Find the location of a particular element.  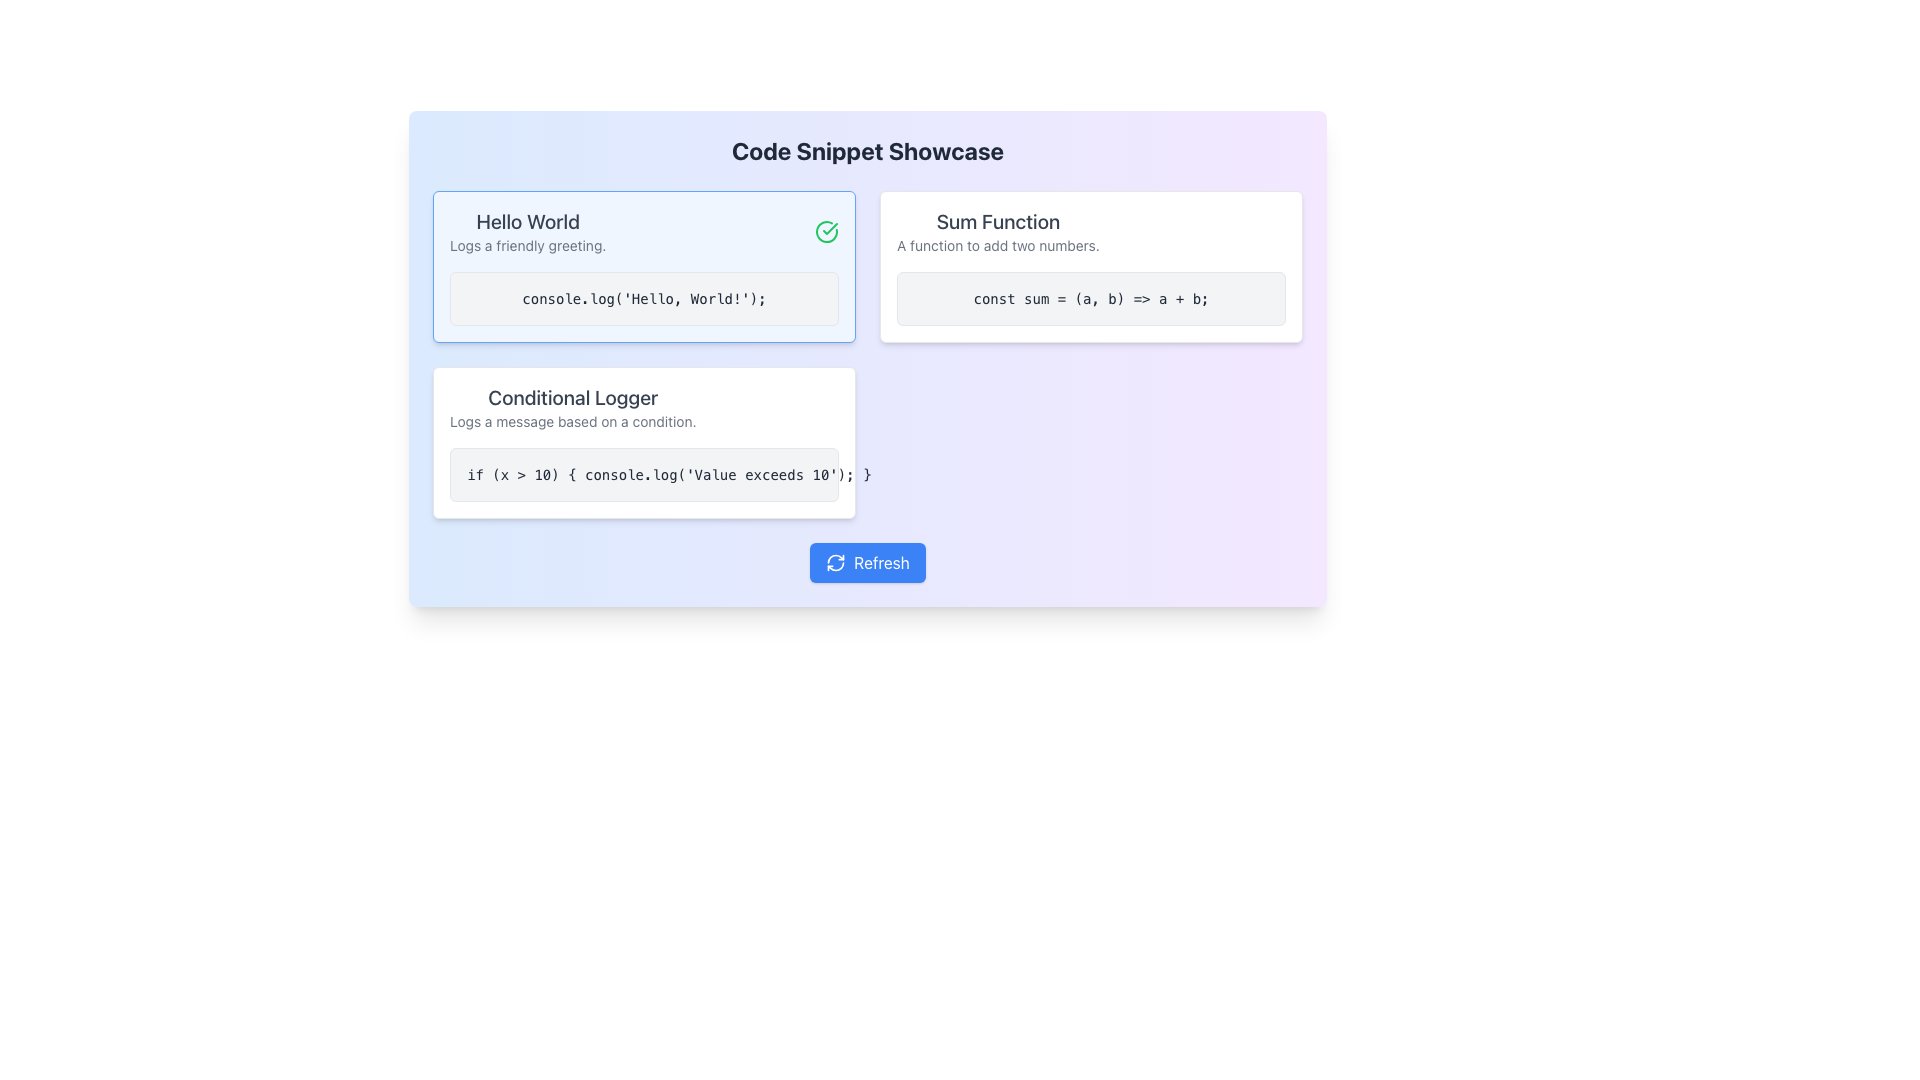

the Card element displaying the titled code snippet example for conditional logging in JavaScript is located at coordinates (644, 442).